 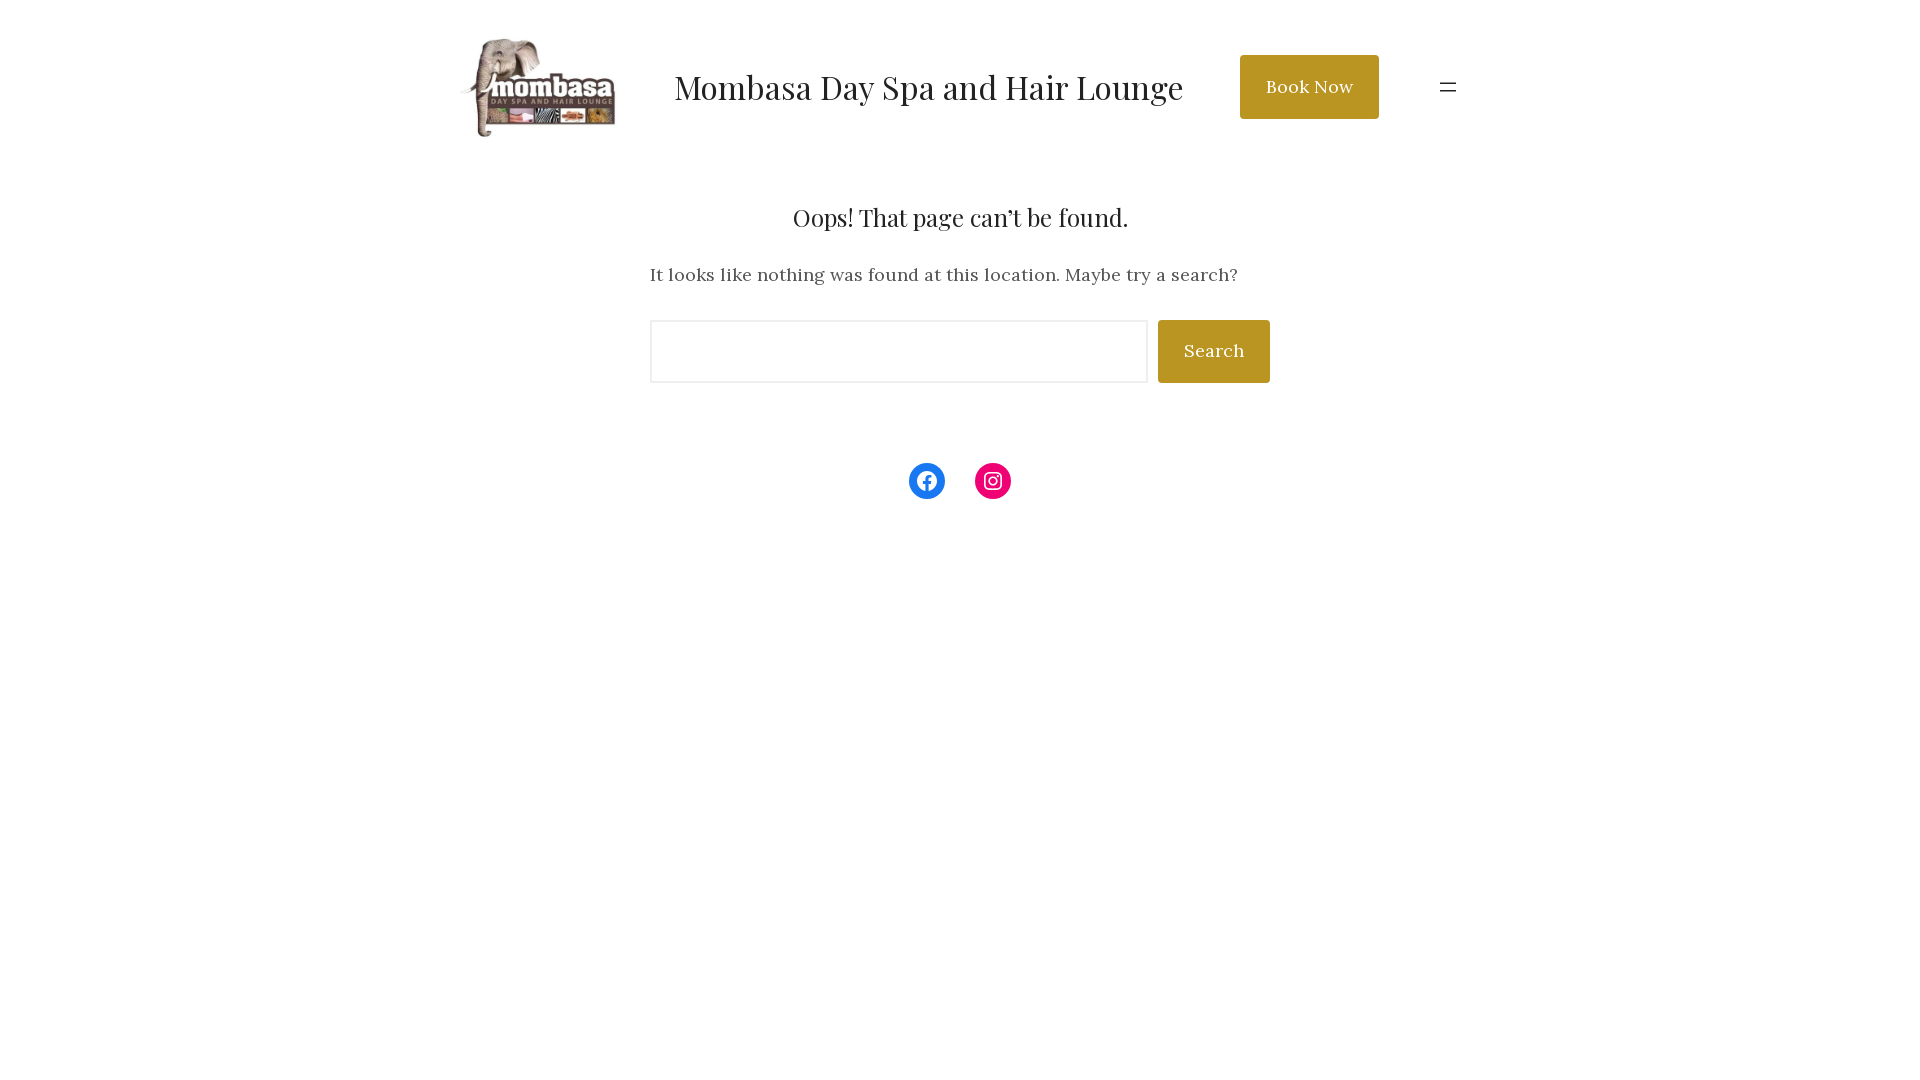 What do you see at coordinates (1213, 350) in the screenshot?
I see `'Search'` at bounding box center [1213, 350].